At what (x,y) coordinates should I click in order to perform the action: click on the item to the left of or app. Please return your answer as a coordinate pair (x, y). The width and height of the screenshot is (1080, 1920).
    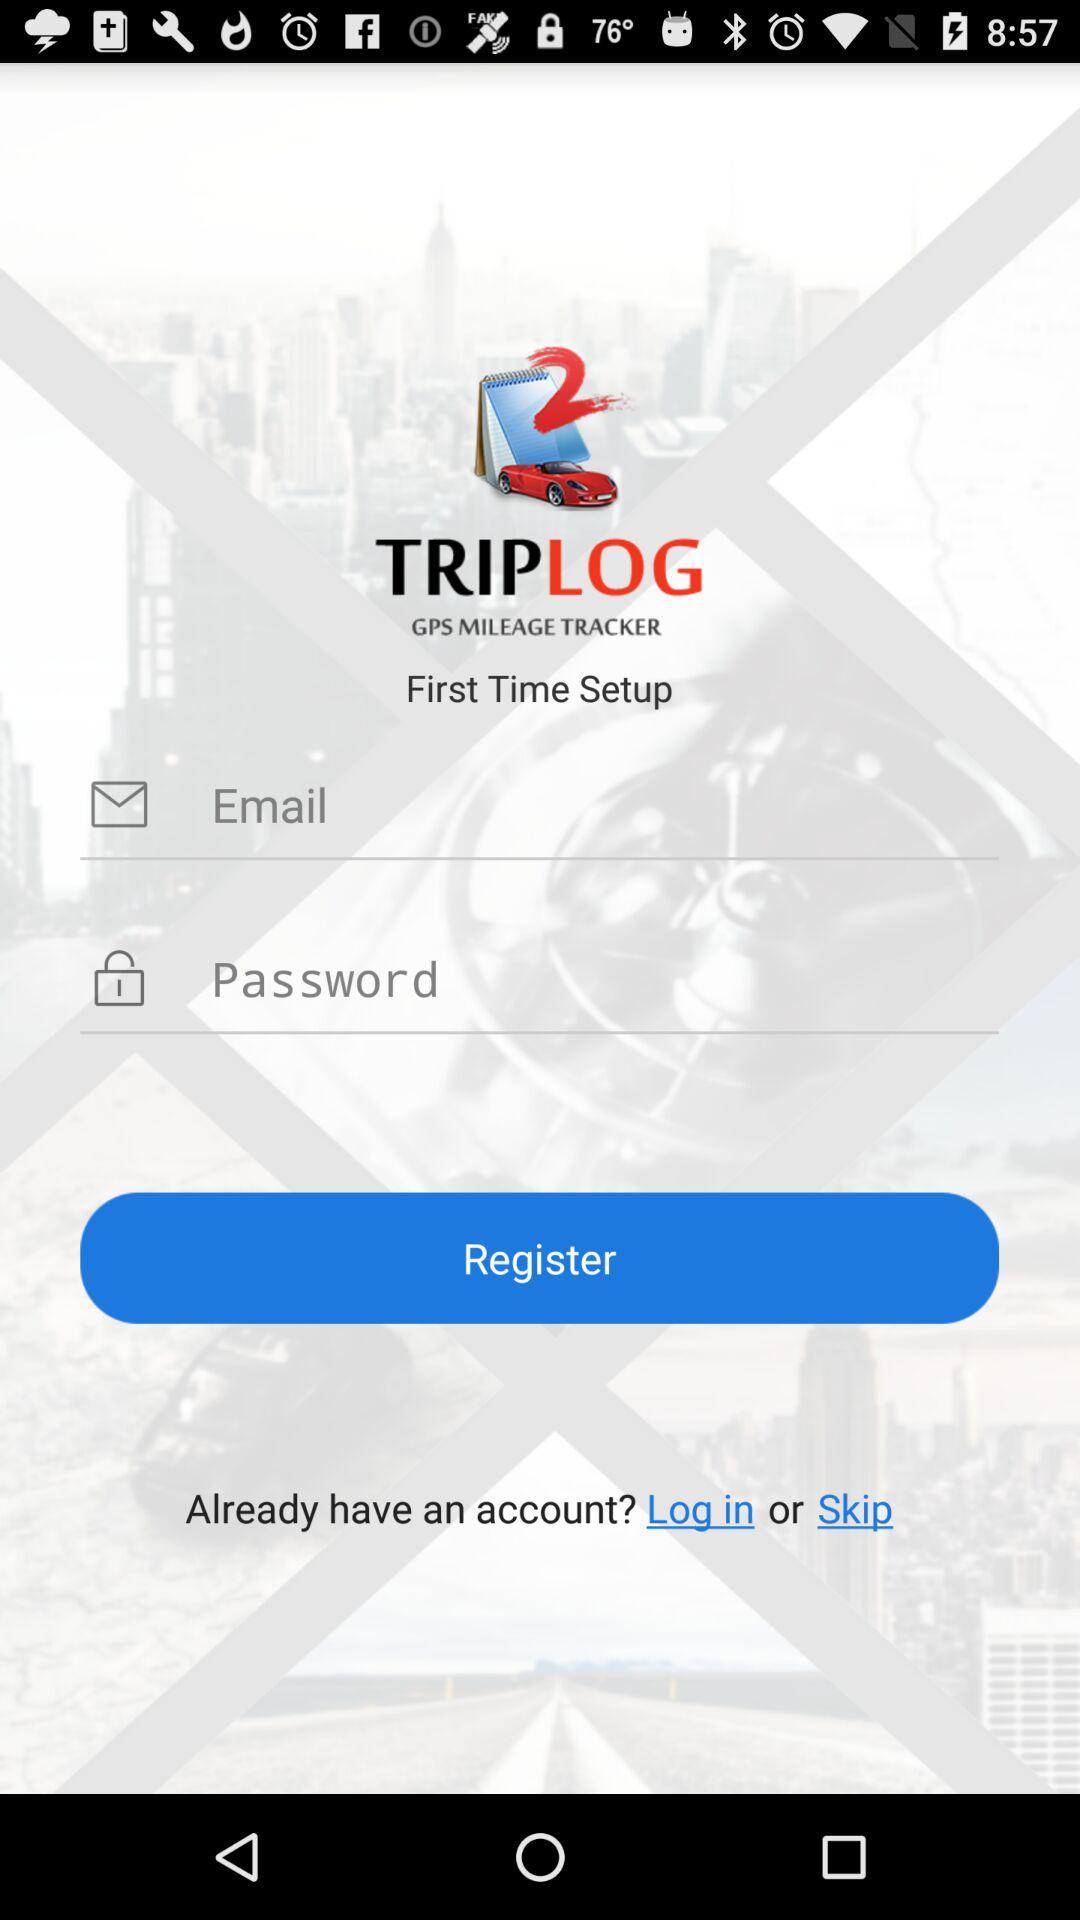
    Looking at the image, I should click on (699, 1507).